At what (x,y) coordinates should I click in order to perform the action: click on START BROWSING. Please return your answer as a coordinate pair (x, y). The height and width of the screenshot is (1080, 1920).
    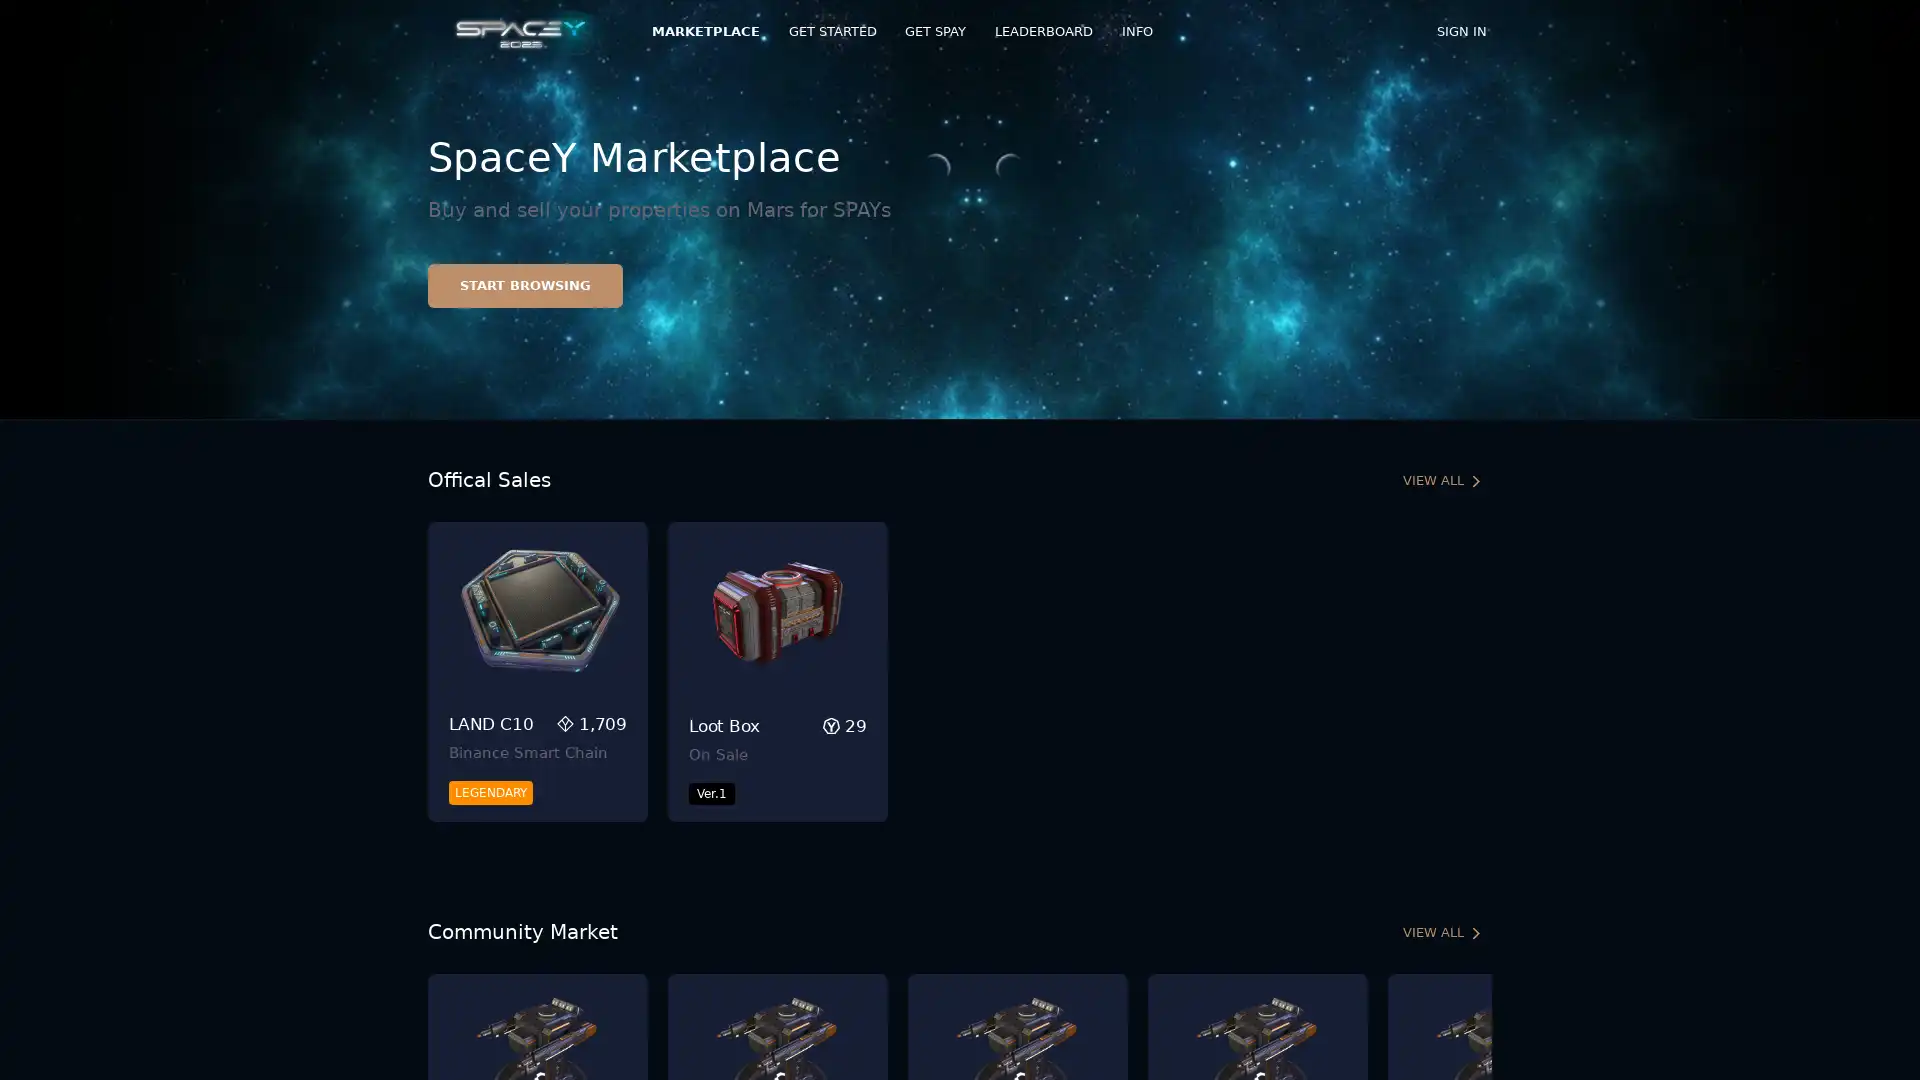
    Looking at the image, I should click on (525, 285).